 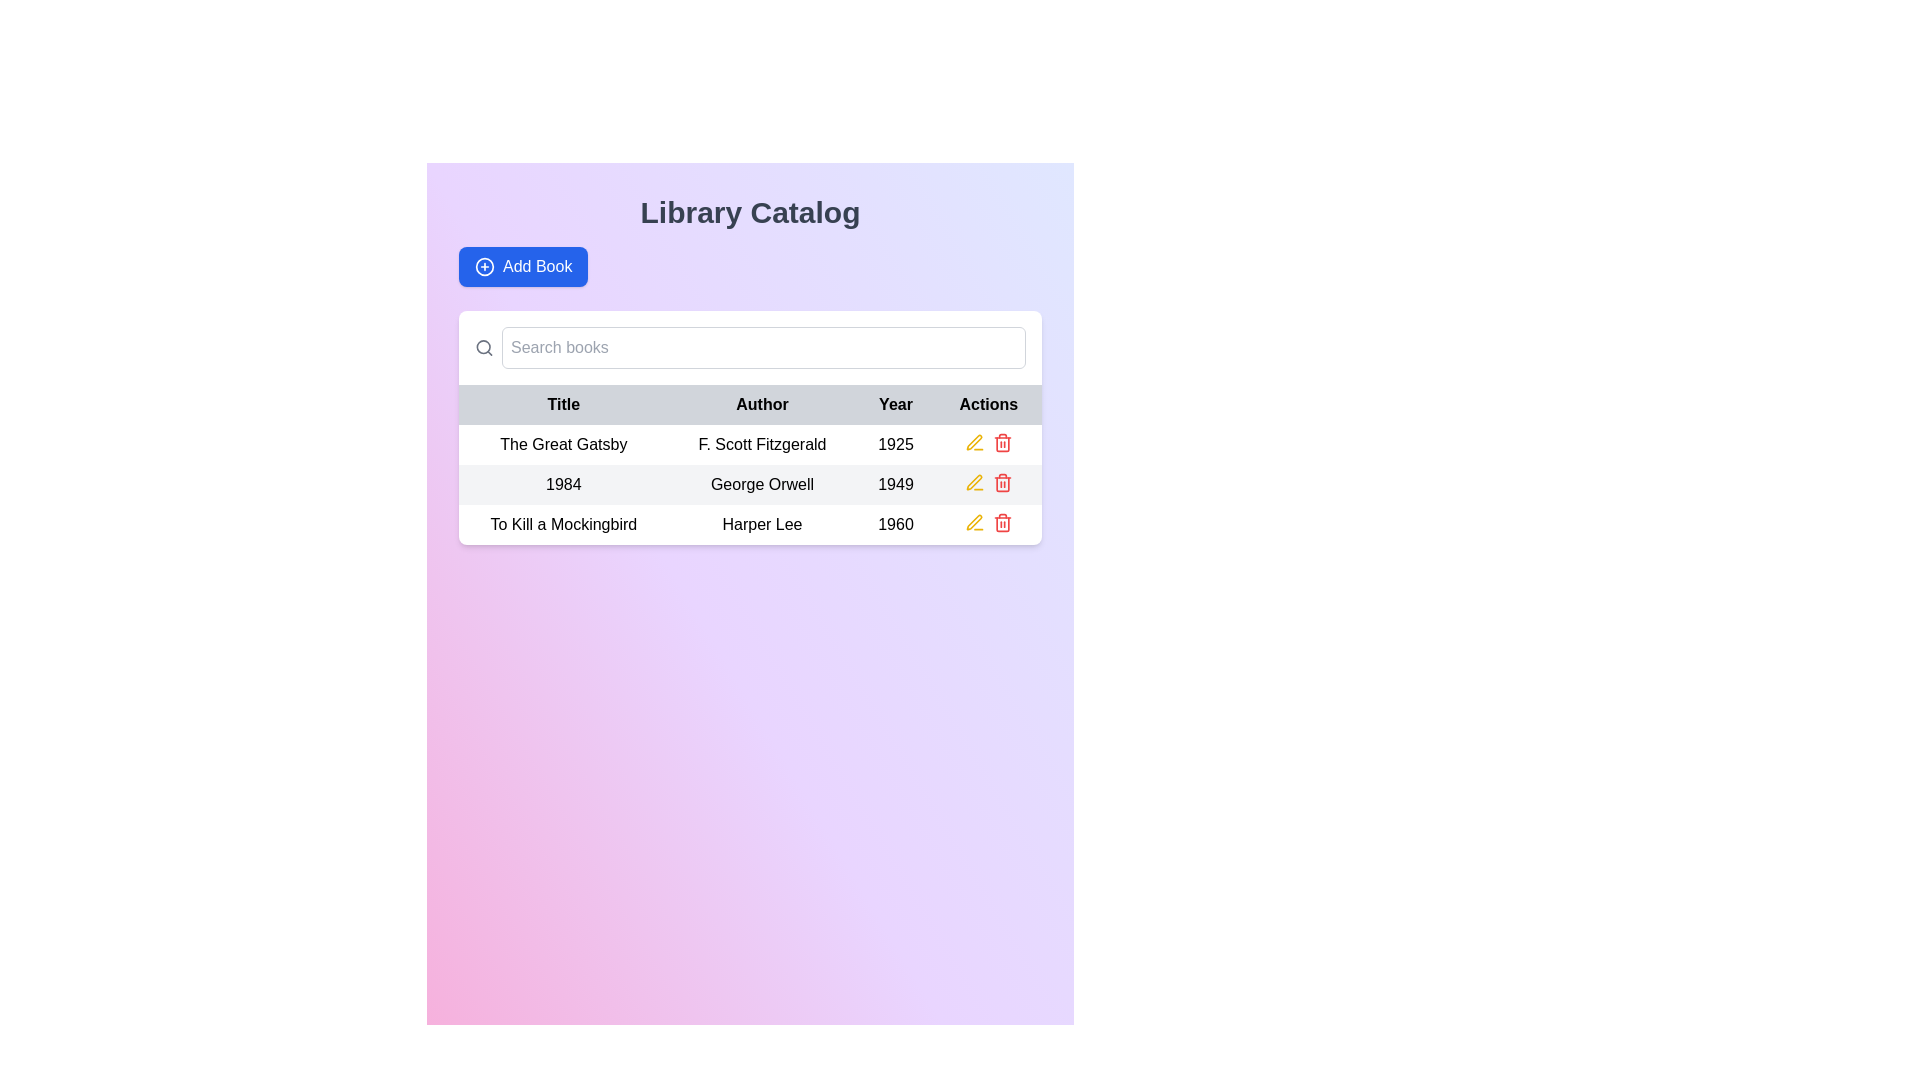 What do you see at coordinates (523, 265) in the screenshot?
I see `the 'Add New Book' button located below the title 'Library Catalog' to observe the hover effect` at bounding box center [523, 265].